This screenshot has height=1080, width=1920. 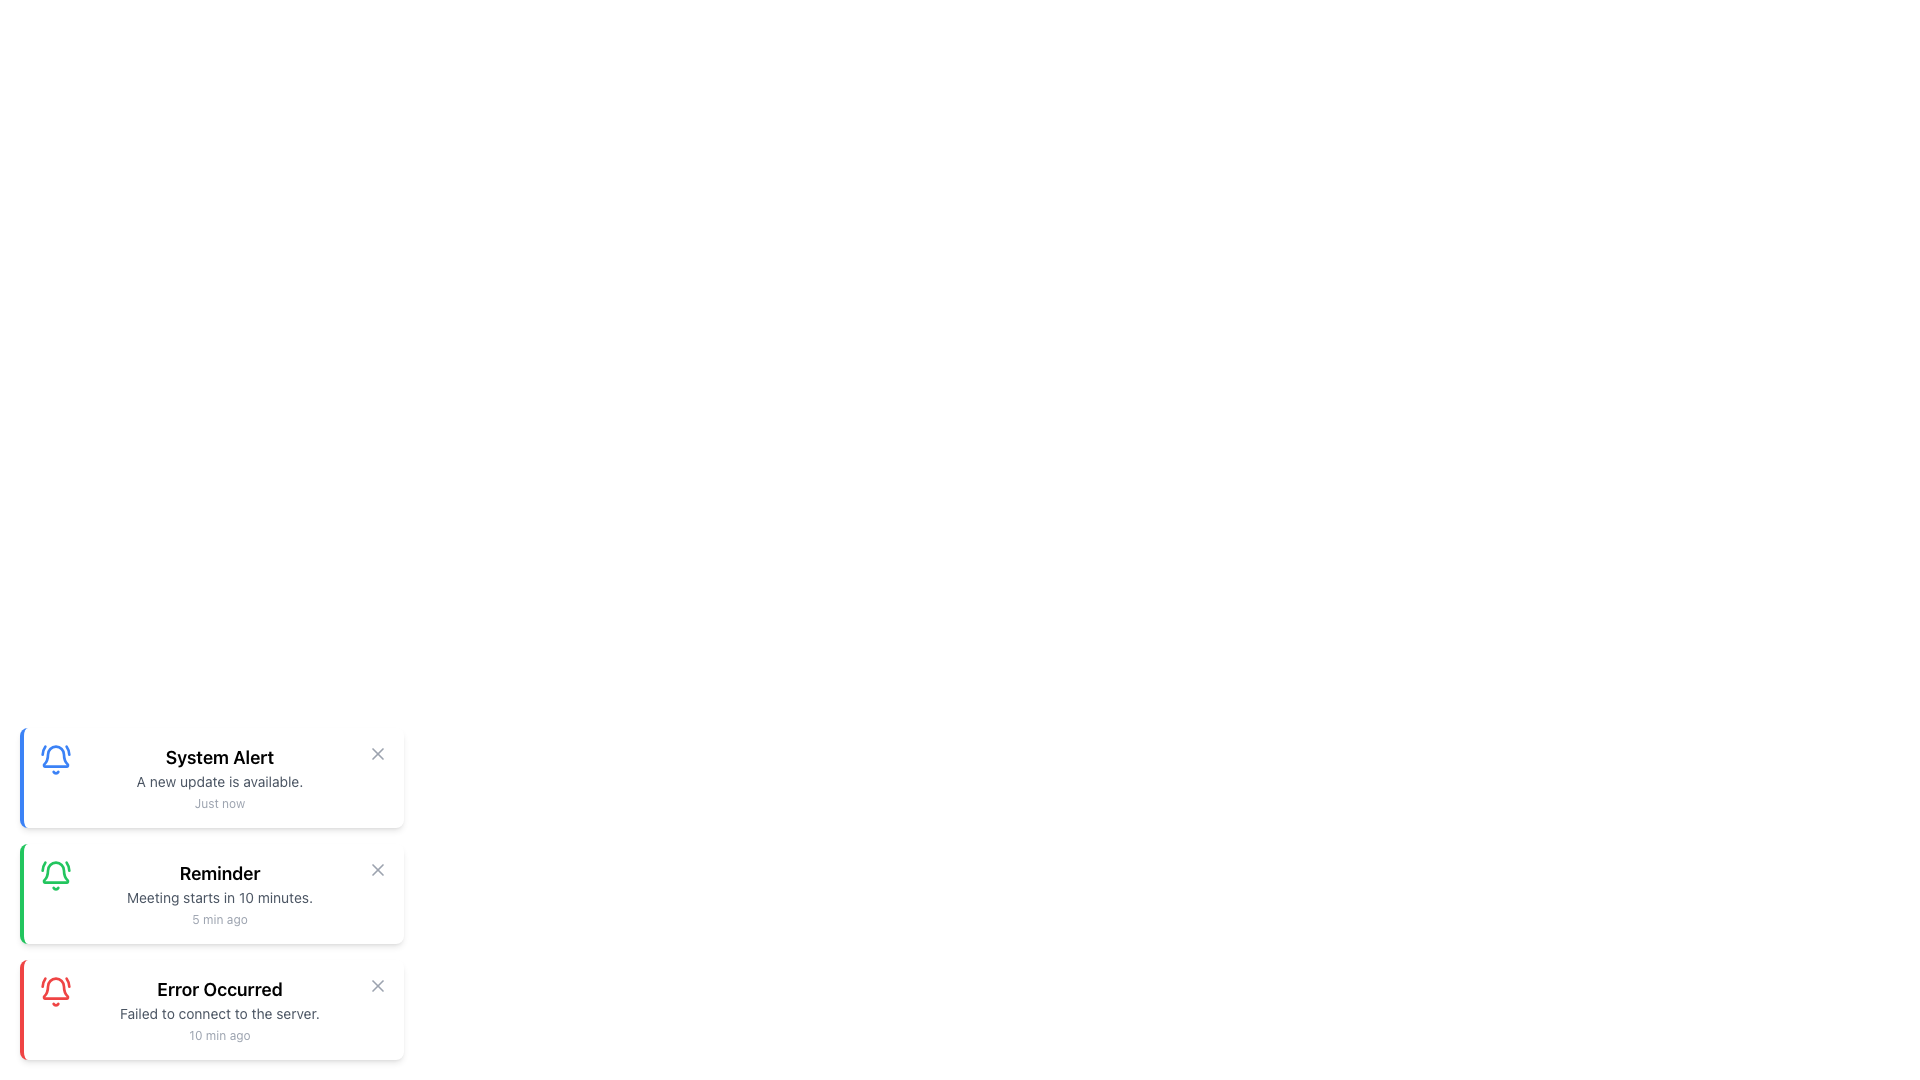 I want to click on the text element displaying the message 'Failed to connect to the server' located within the 'Error Occurred' notification group, so click(x=220, y=1014).